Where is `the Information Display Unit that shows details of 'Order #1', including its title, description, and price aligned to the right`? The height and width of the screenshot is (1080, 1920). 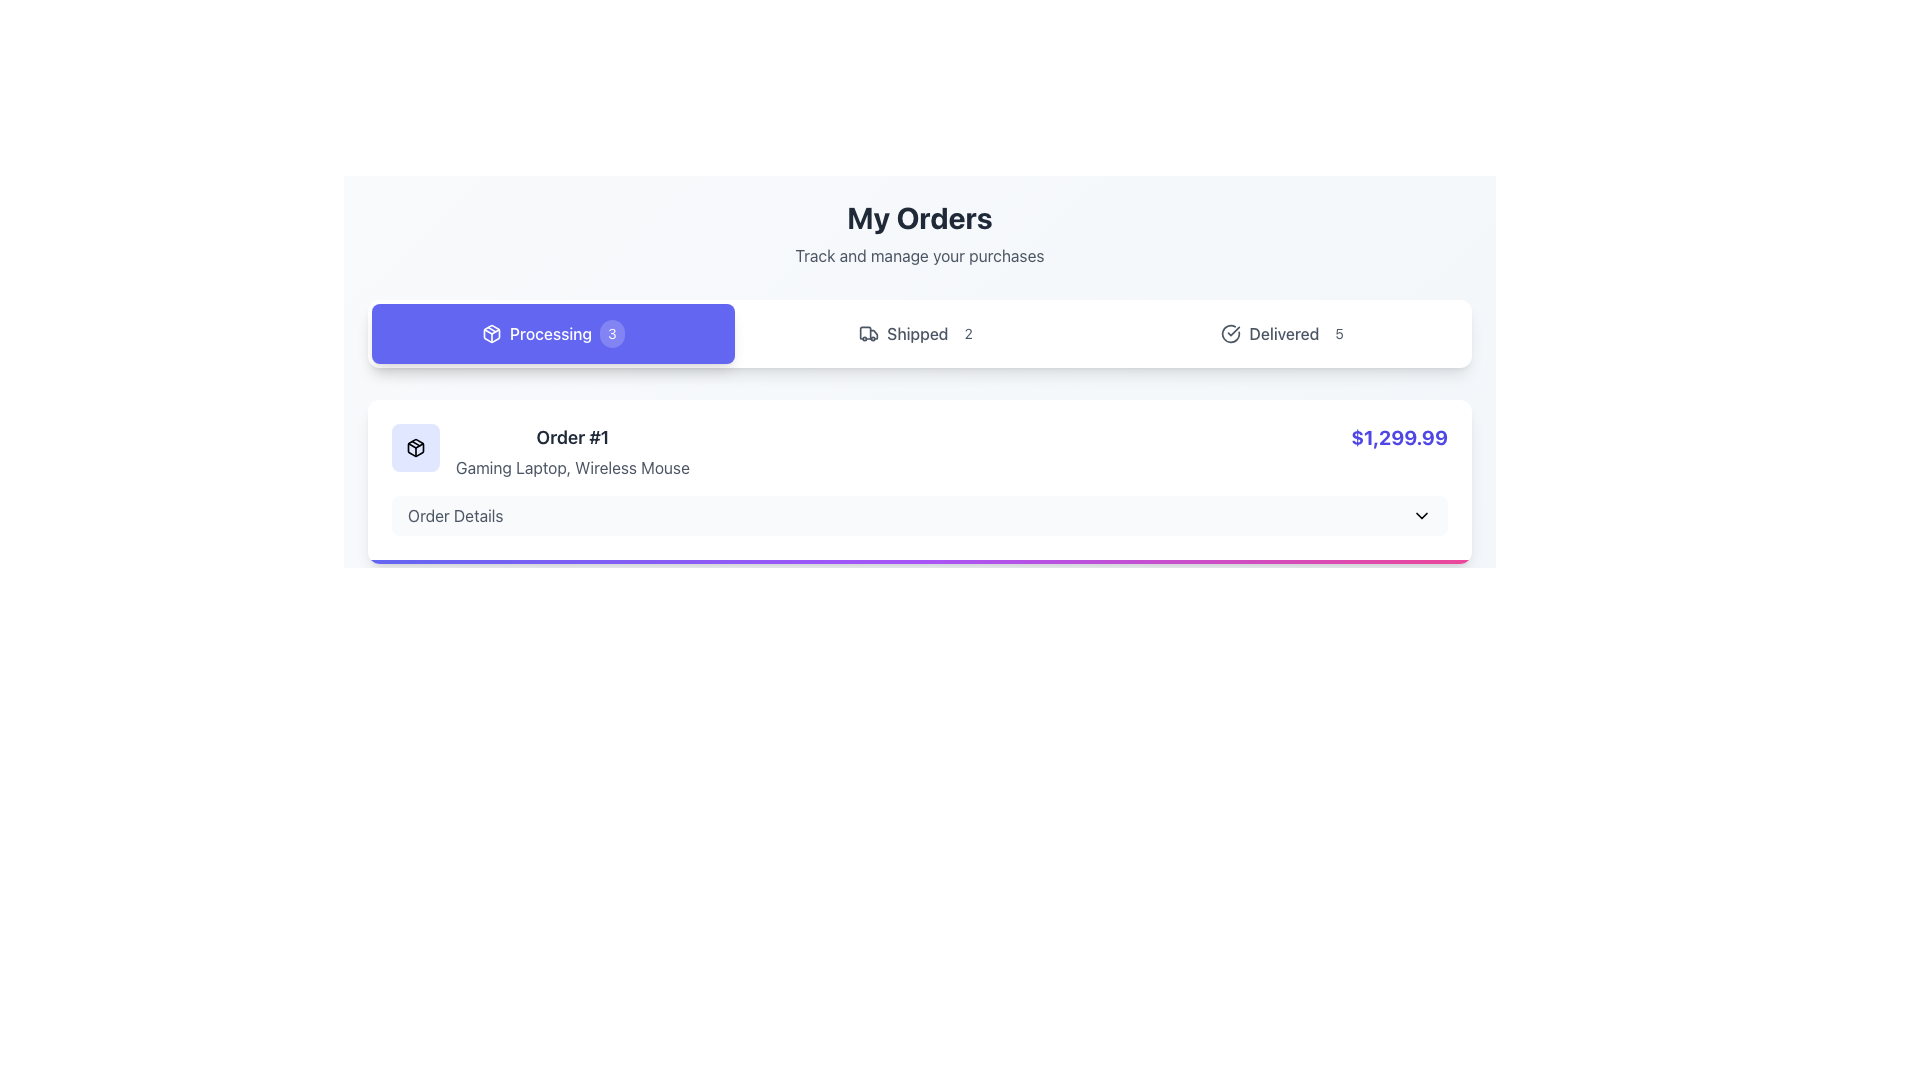
the Information Display Unit that shows details of 'Order #1', including its title, description, and price aligned to the right is located at coordinates (919, 451).